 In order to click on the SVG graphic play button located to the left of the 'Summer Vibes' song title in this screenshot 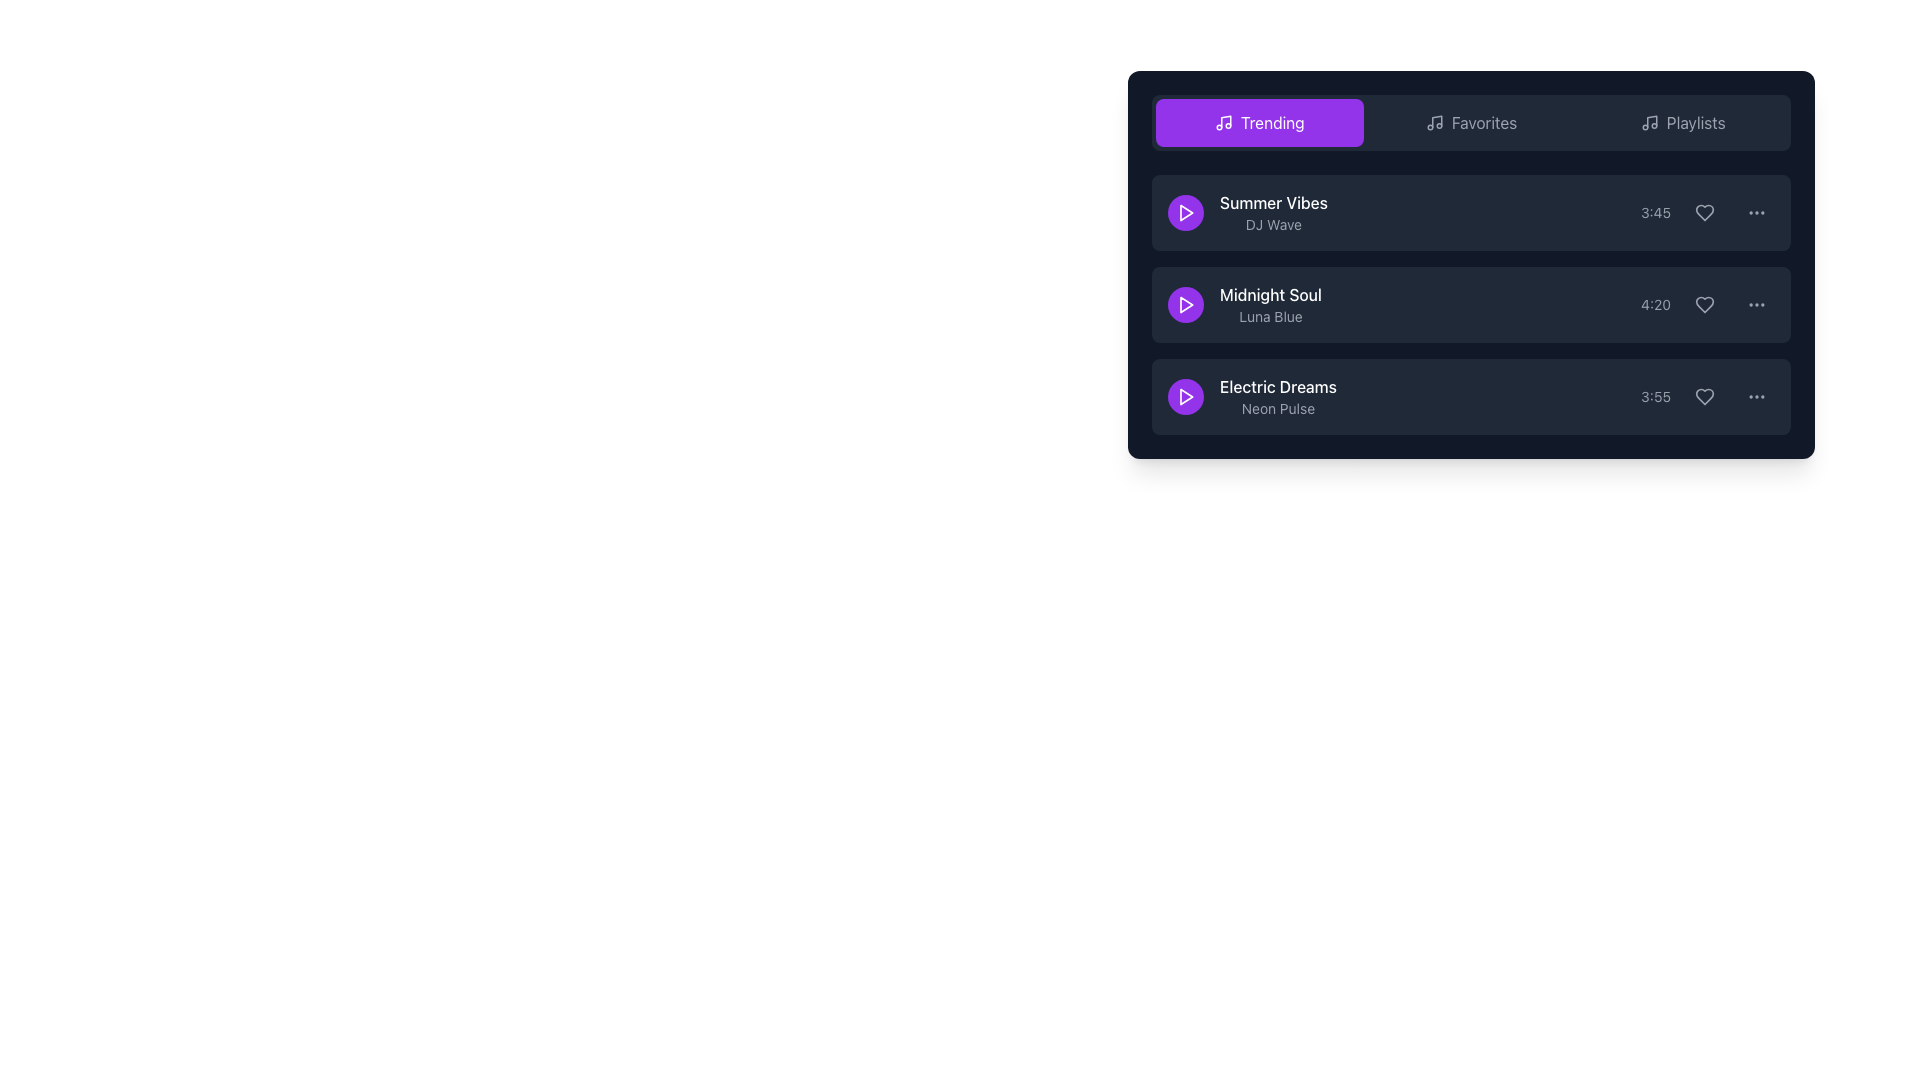, I will do `click(1185, 212)`.